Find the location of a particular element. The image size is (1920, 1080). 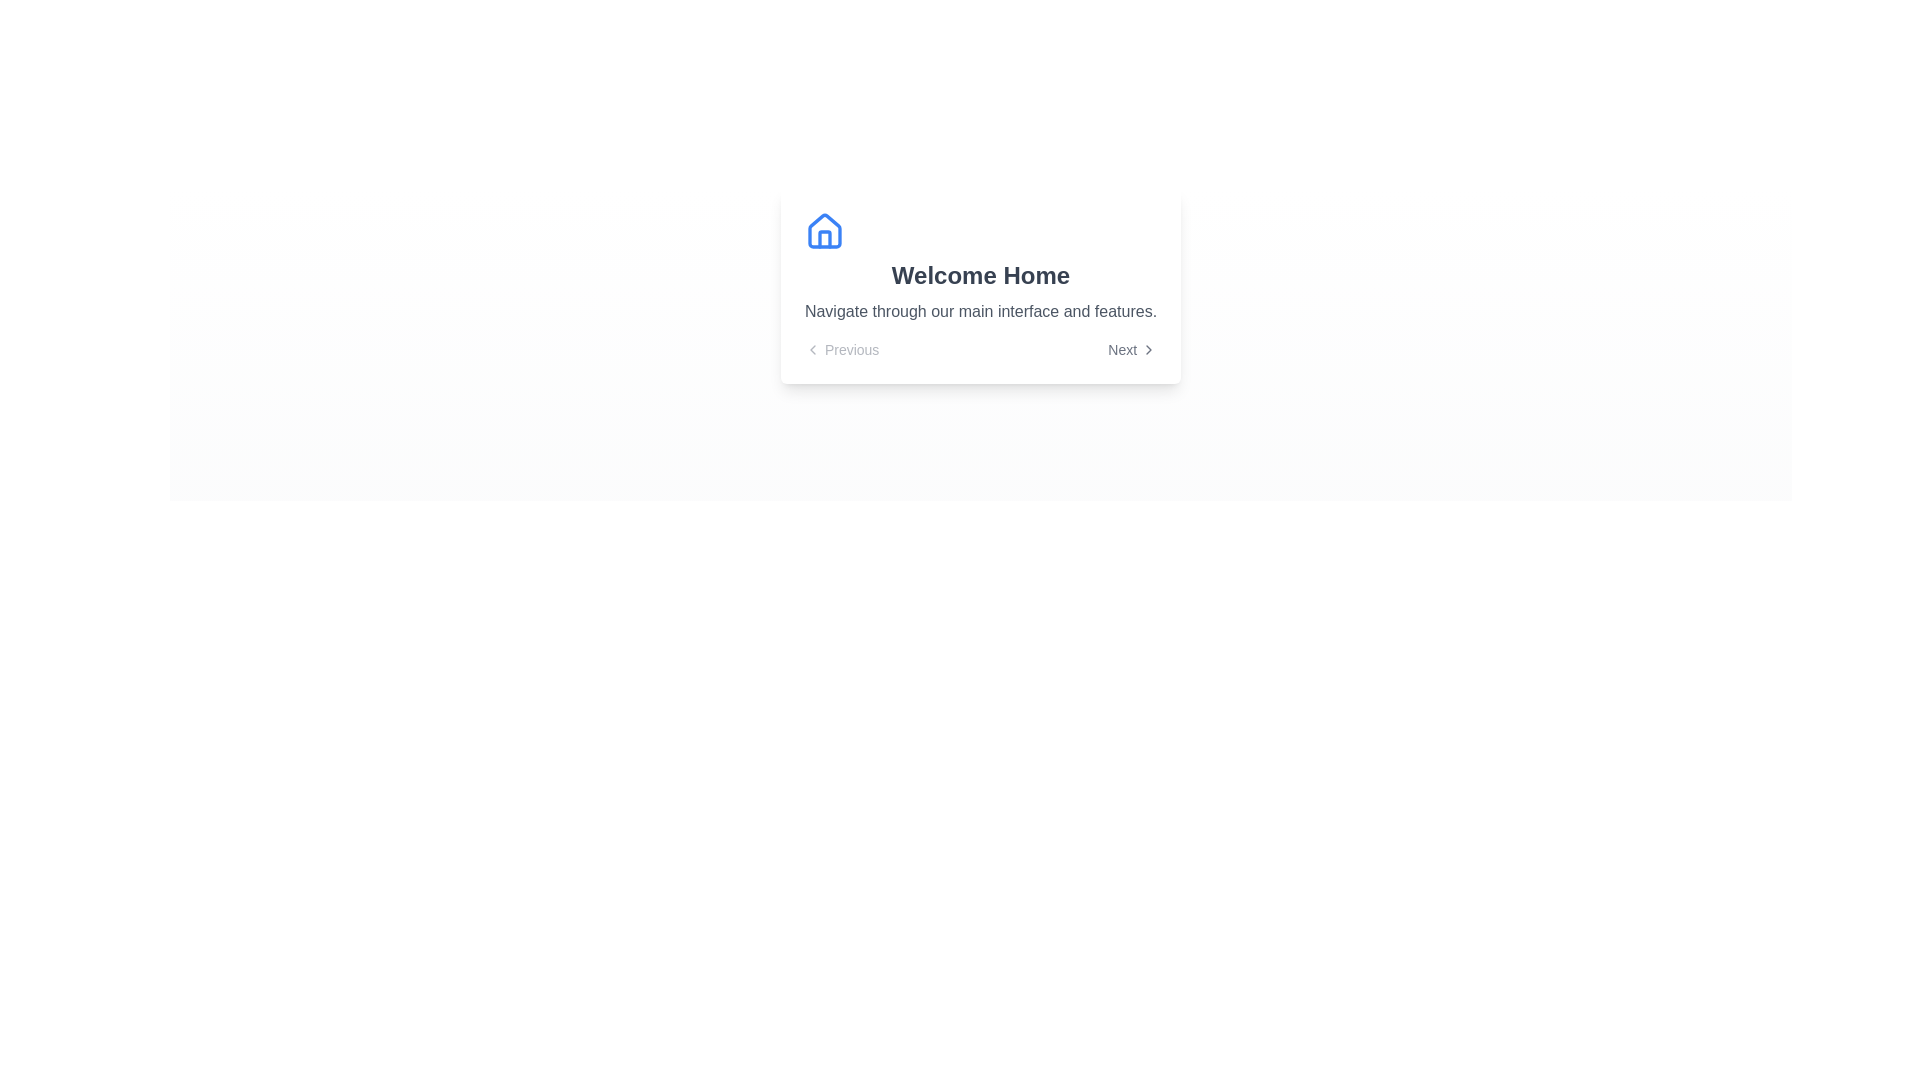

the 'Next' button which contains a rightwards arrow icon serving as a navigation indicator is located at coordinates (1149, 349).